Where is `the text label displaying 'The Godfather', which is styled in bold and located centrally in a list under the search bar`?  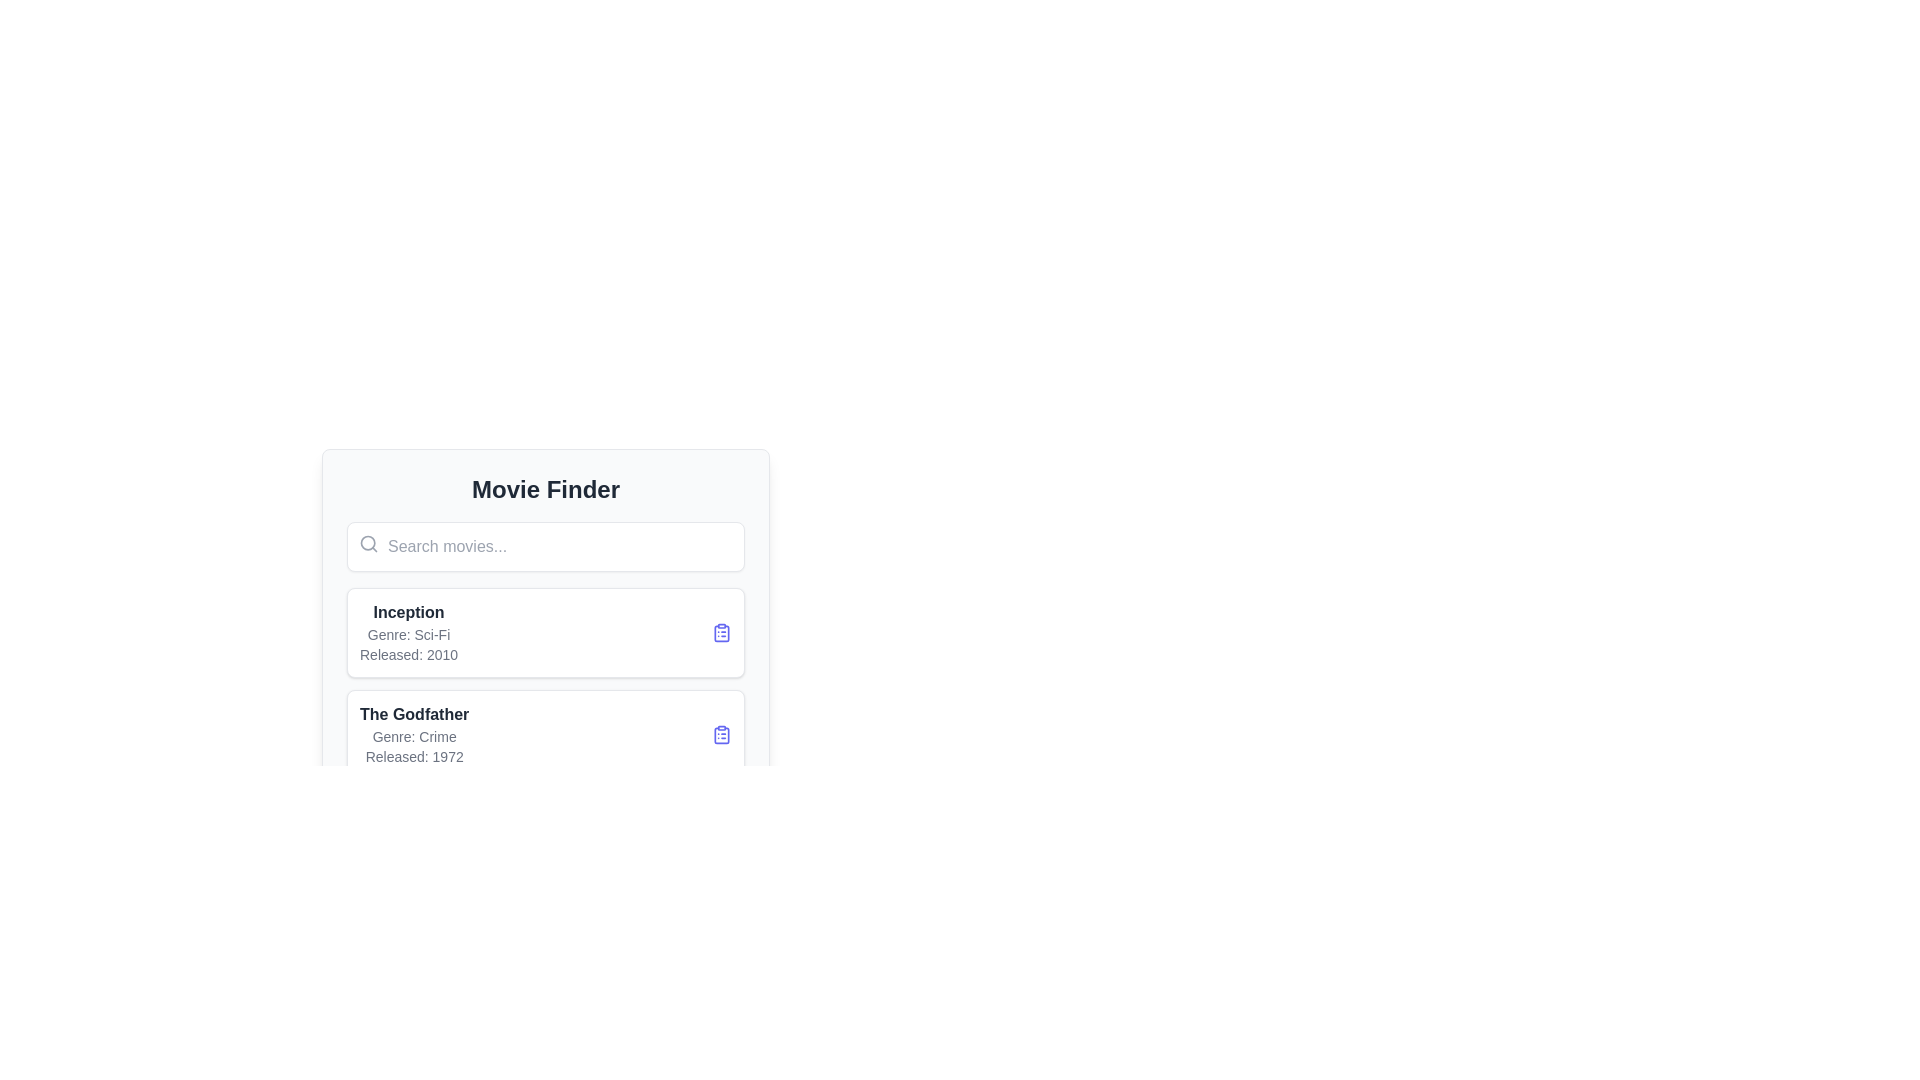
the text label displaying 'The Godfather', which is styled in bold and located centrally in a list under the search bar is located at coordinates (413, 713).